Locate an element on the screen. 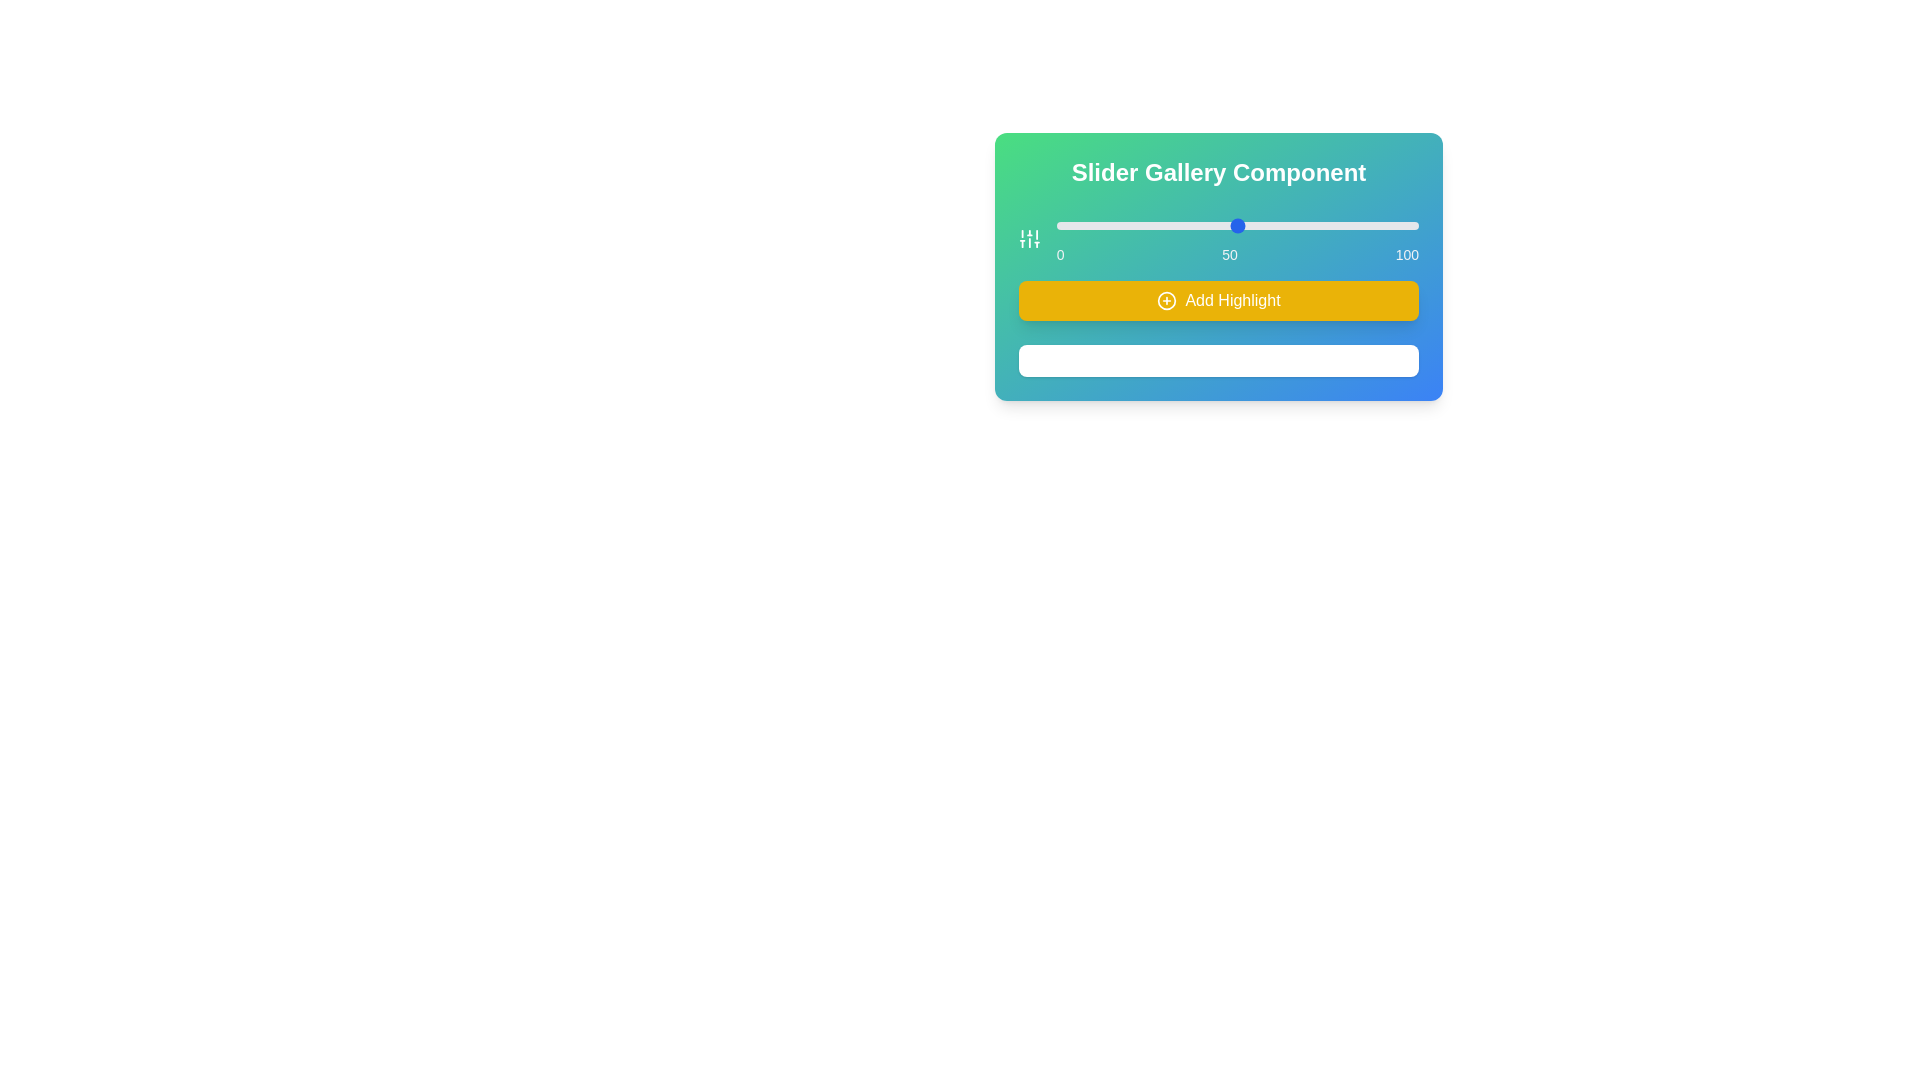 This screenshot has width=1920, height=1080. the Text Display that shows the current value of a slider, positioned centrally between the numbers '0' and '100' is located at coordinates (1229, 253).